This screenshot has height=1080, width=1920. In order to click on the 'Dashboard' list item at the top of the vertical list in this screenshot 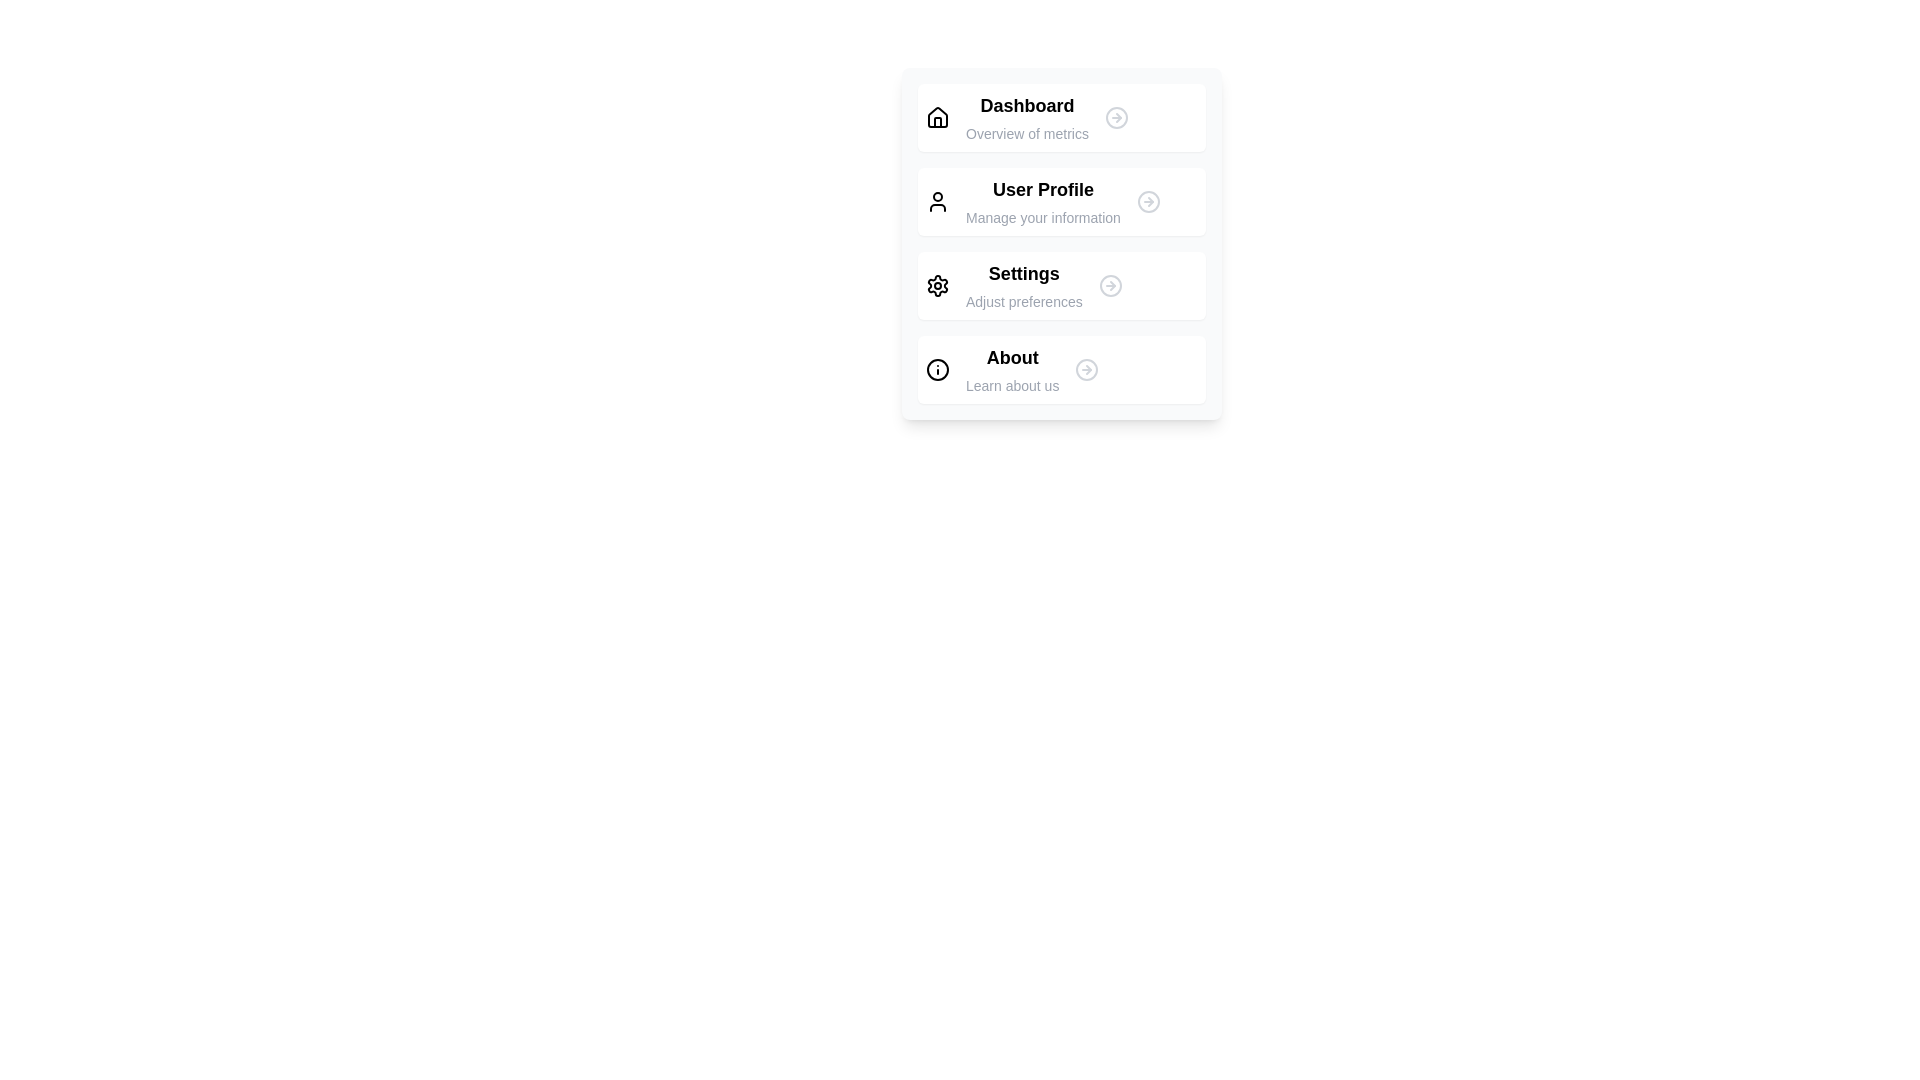, I will do `click(1060, 118)`.